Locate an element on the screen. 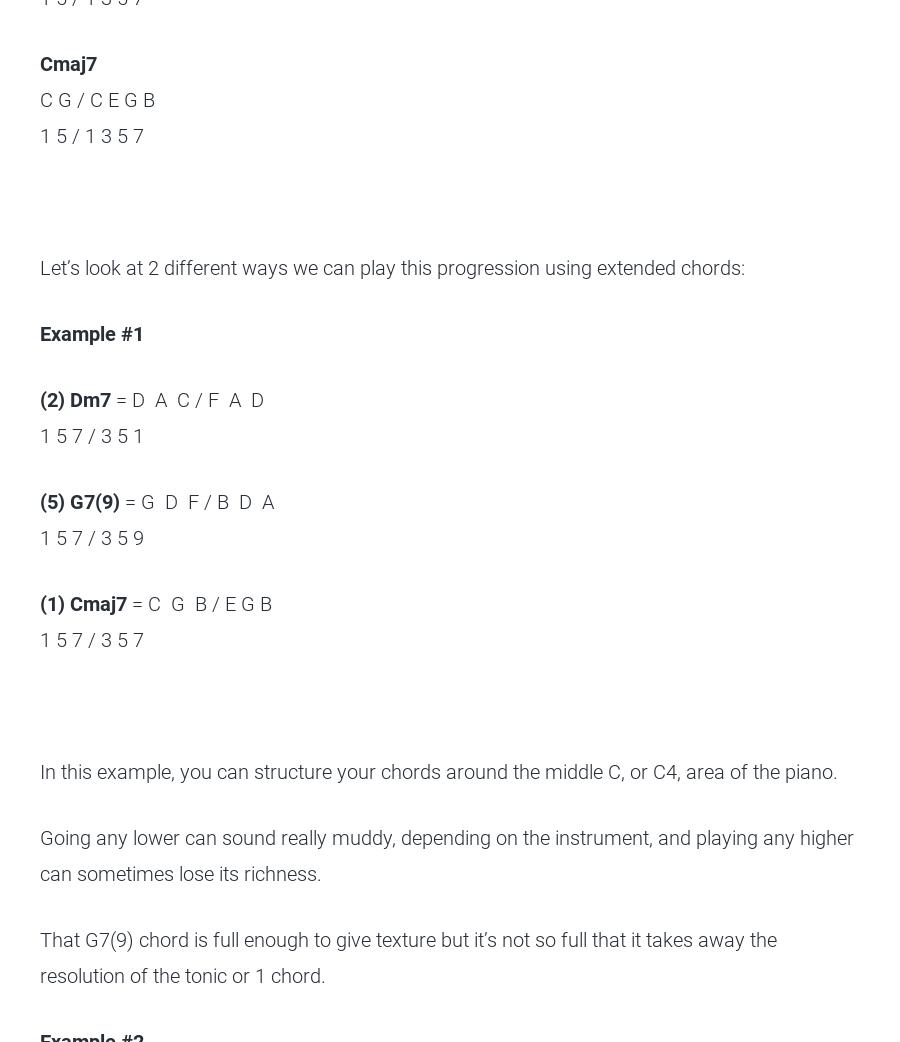  '(5) G7(9)' is located at coordinates (38, 502).